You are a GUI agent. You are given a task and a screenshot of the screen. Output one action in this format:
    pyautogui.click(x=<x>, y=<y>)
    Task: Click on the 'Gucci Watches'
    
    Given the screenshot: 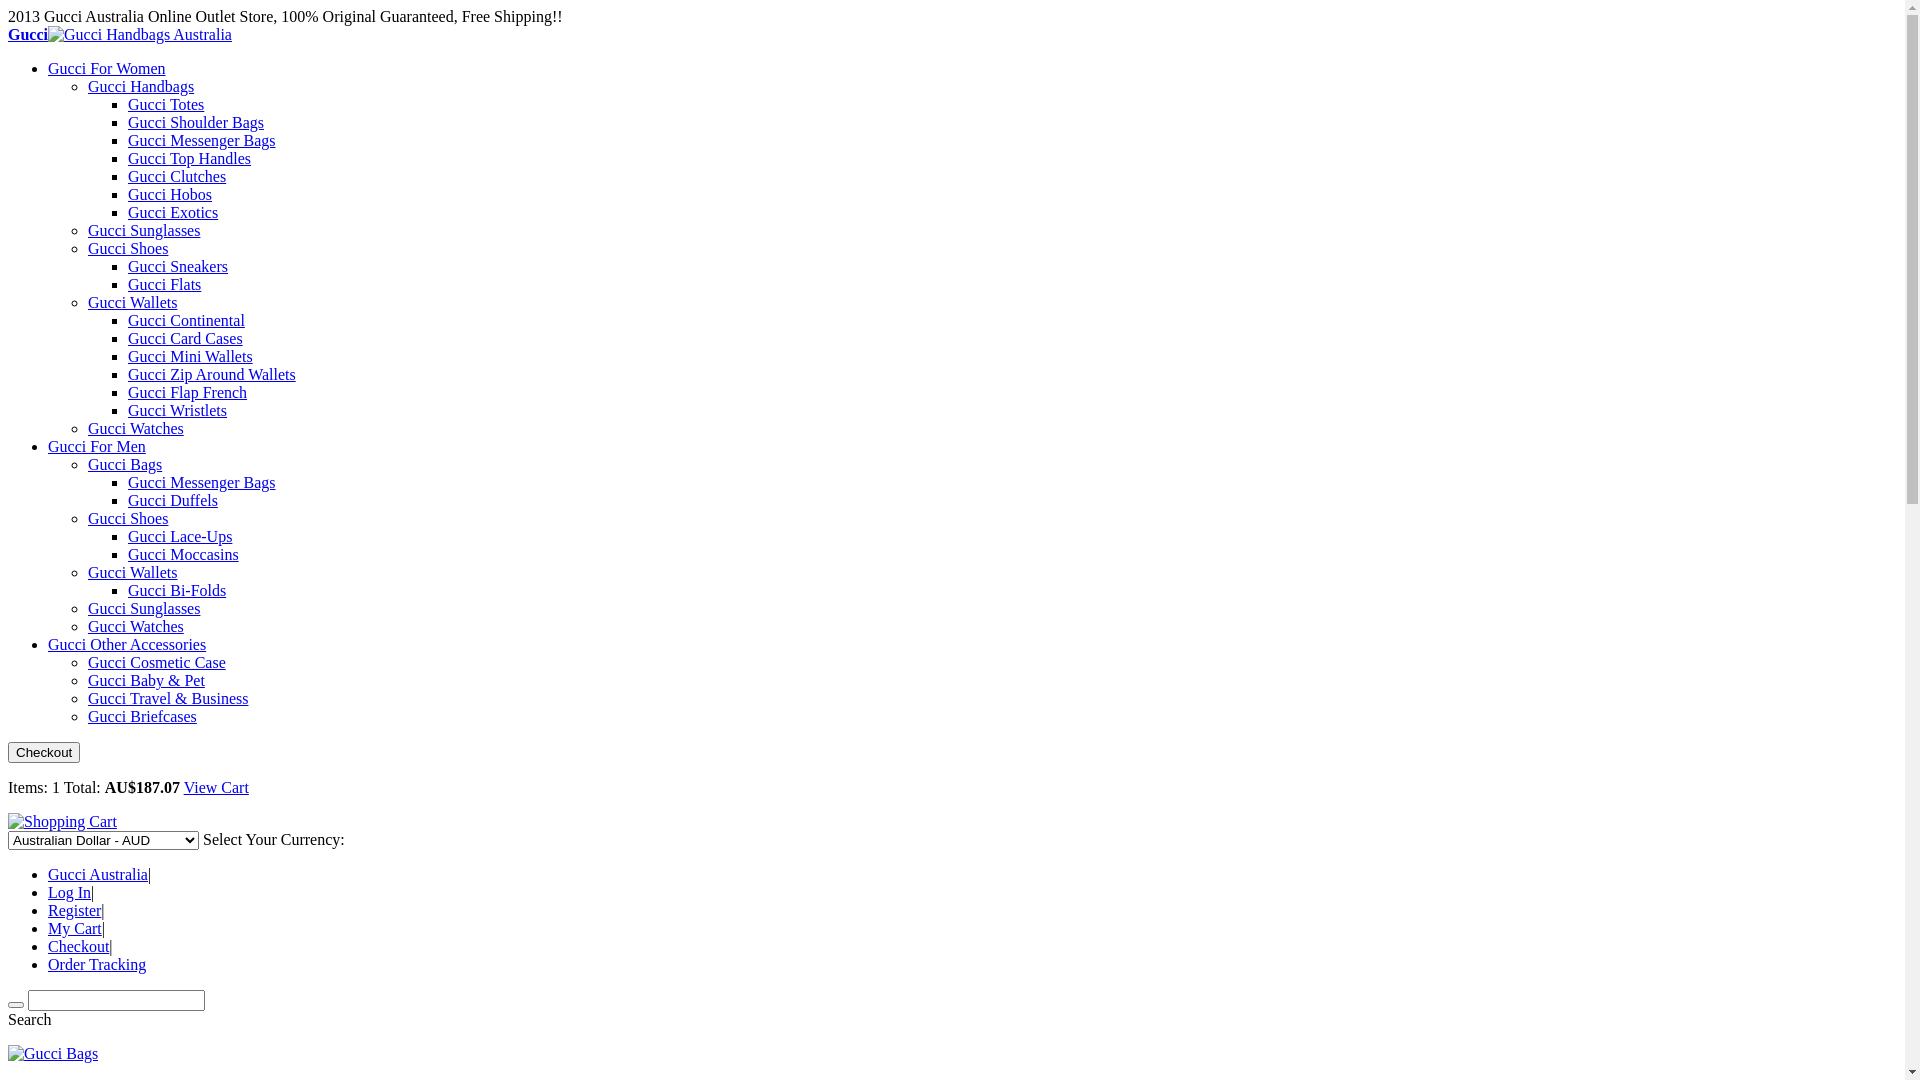 What is the action you would take?
    pyautogui.click(x=134, y=427)
    